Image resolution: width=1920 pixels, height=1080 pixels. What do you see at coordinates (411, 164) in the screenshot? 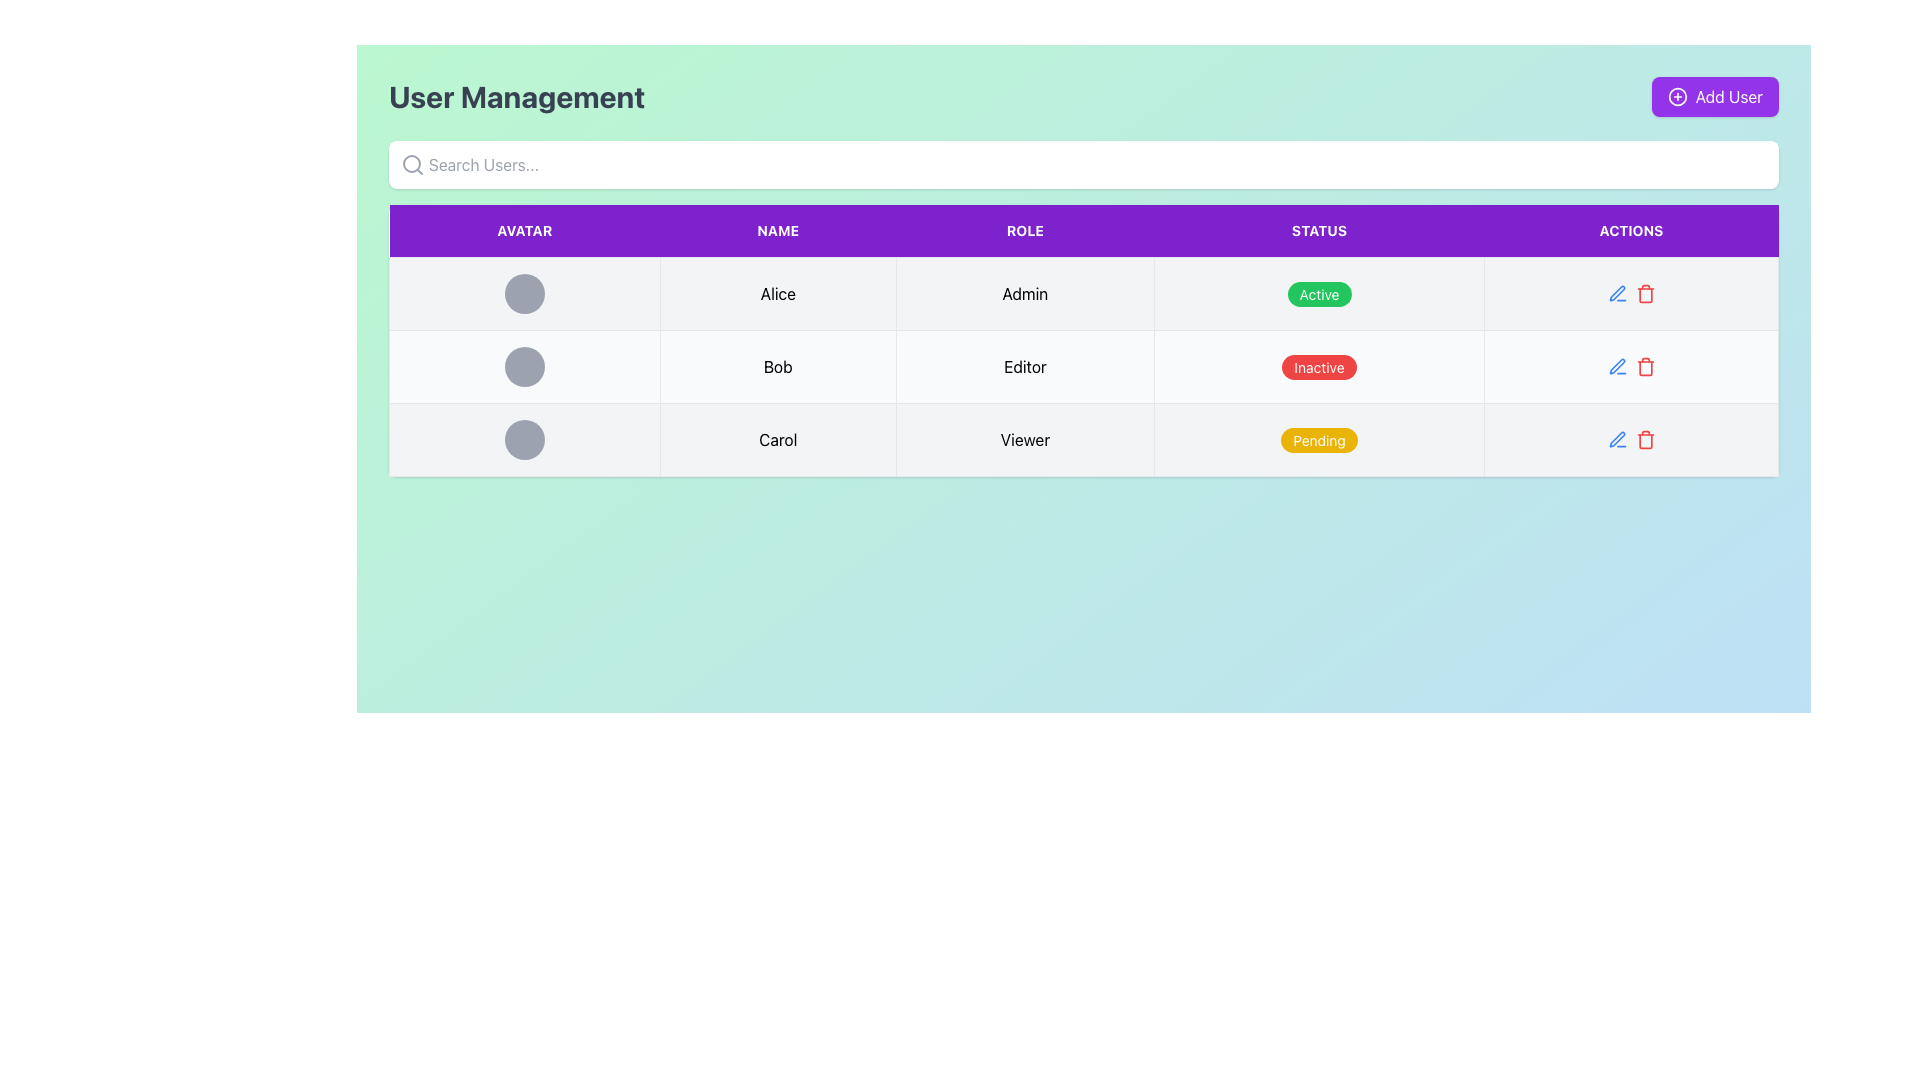
I see `the search icon located inside the search input field labeled 'Search Users...' which is positioned below the 'User Management' header` at bounding box center [411, 164].